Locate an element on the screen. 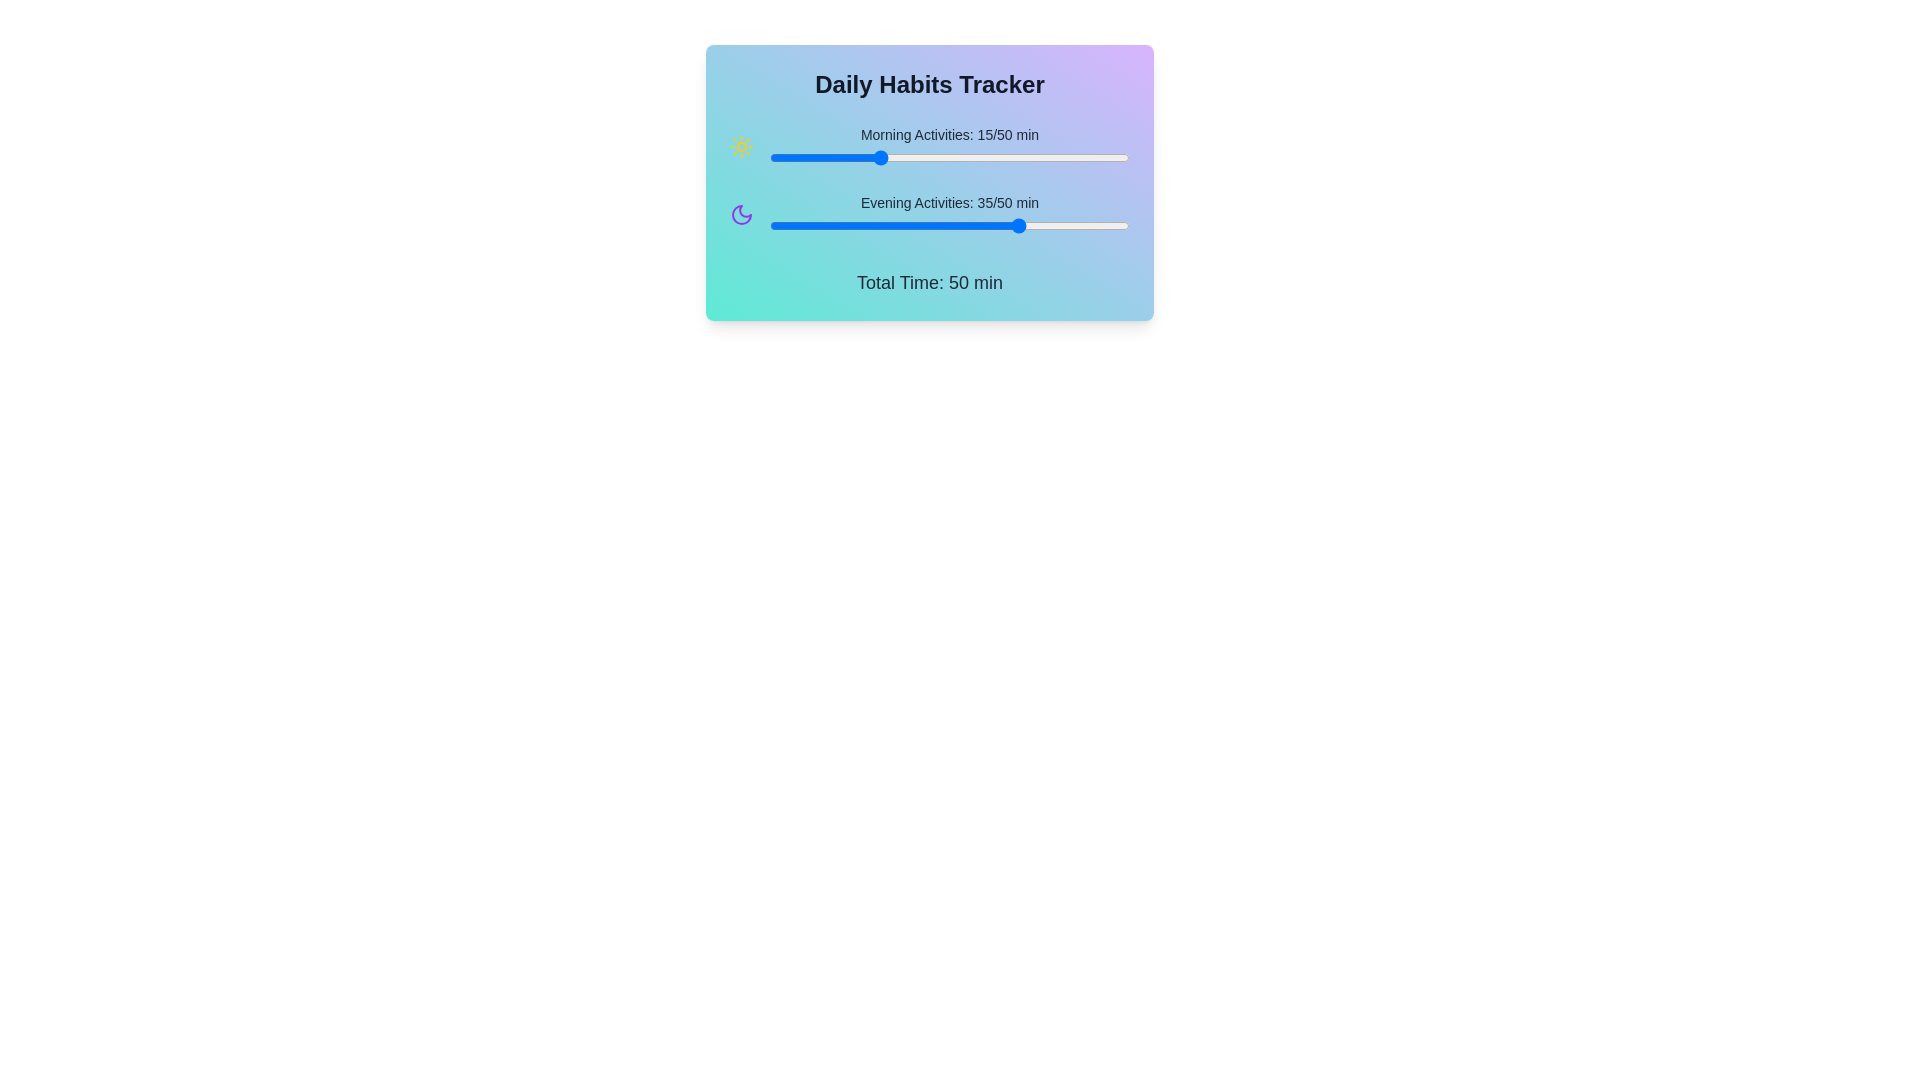  the evening activity time is located at coordinates (1093, 225).